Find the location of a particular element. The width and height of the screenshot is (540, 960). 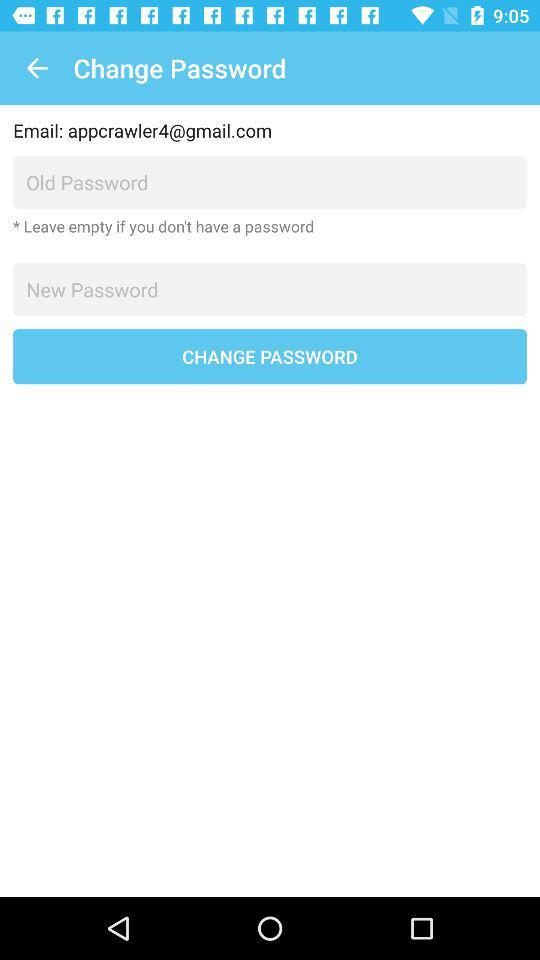

type old password is located at coordinates (270, 182).